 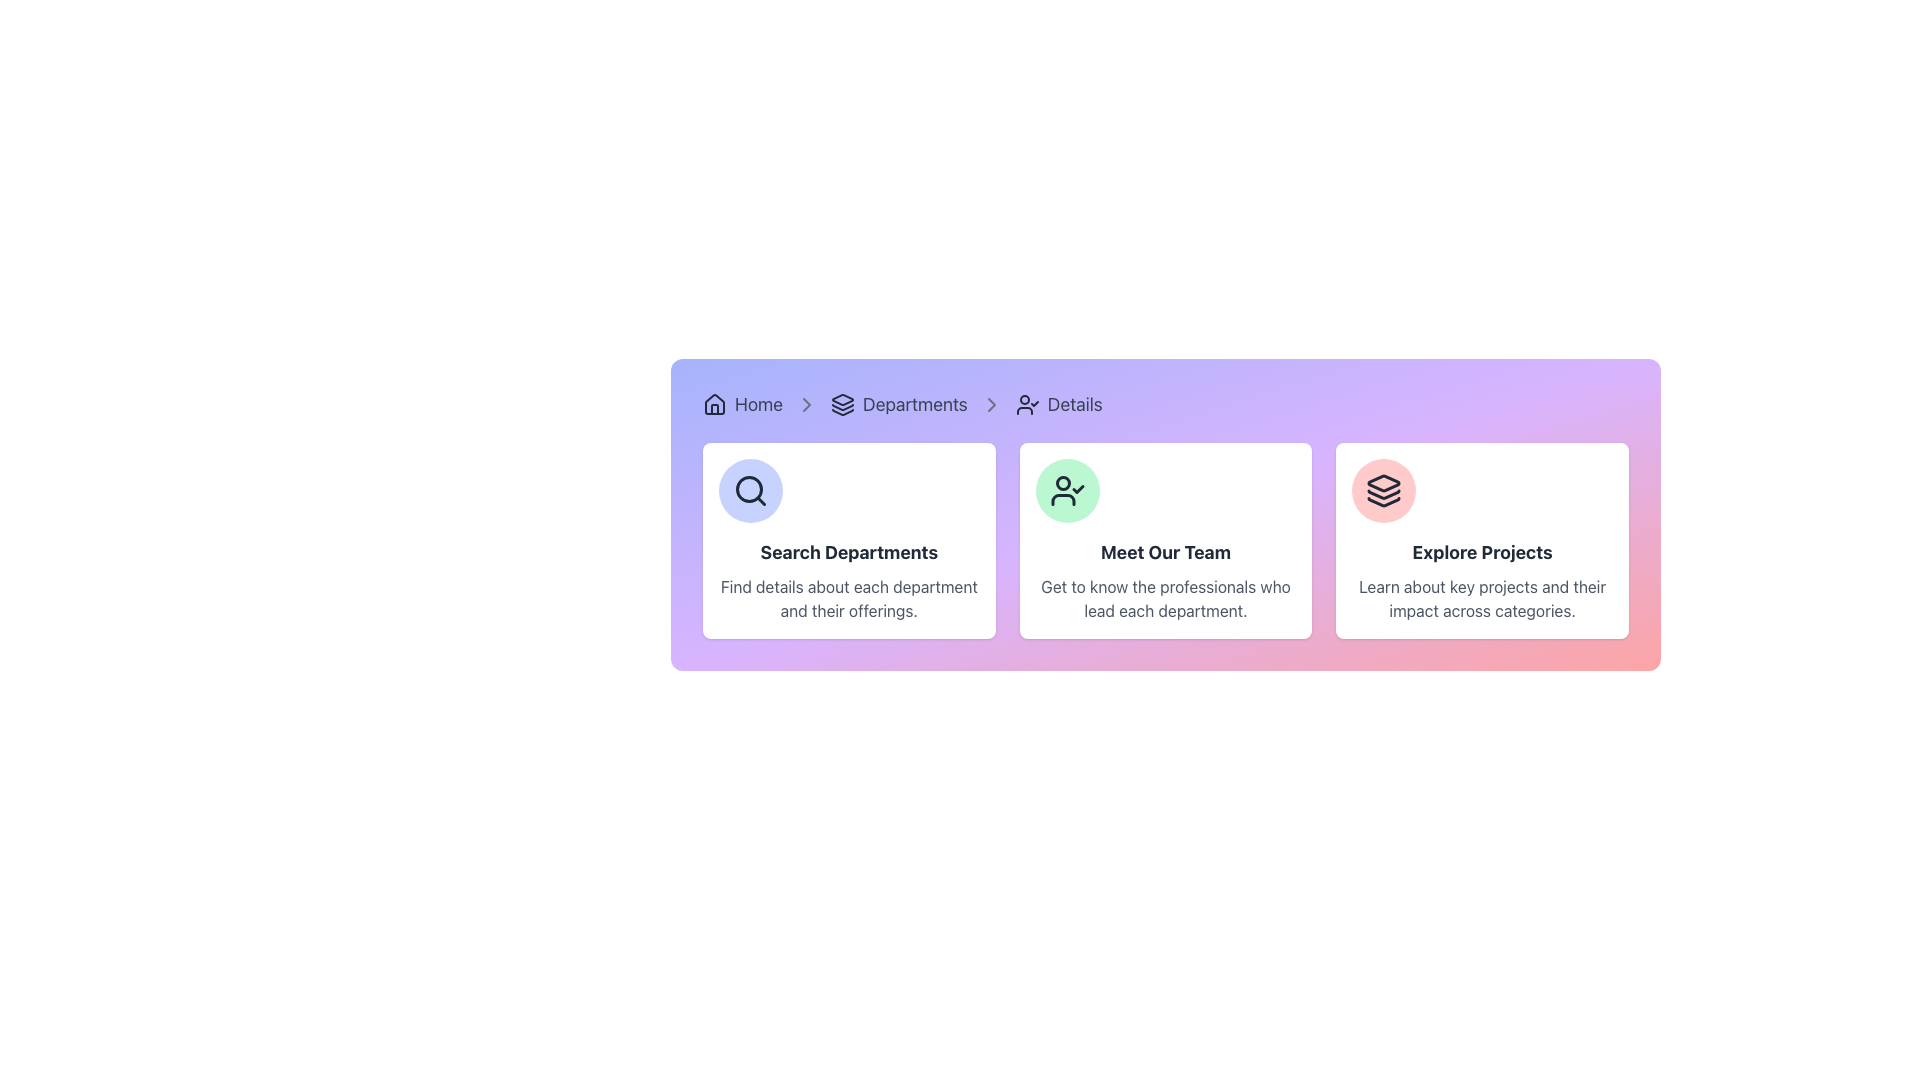 I want to click on the 'Departments' navigation link in the breadcrumb navigation bar, so click(x=914, y=405).